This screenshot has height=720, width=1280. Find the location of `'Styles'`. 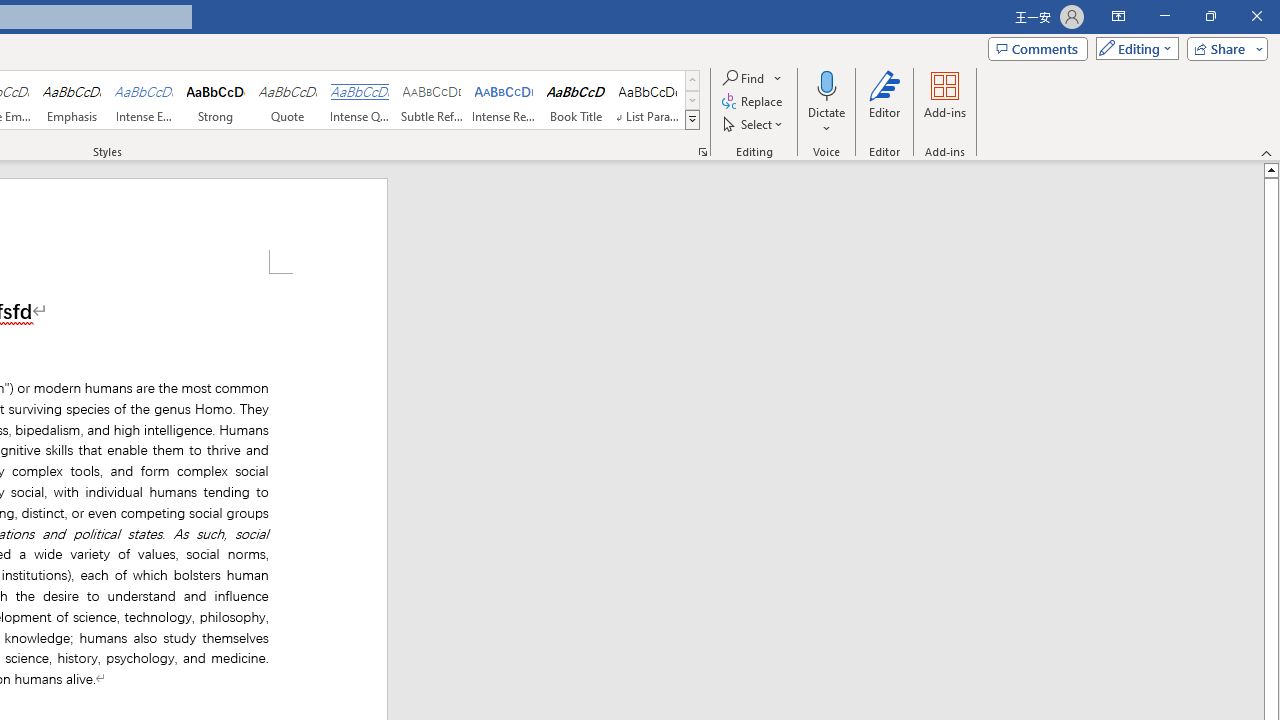

'Styles' is located at coordinates (692, 120).